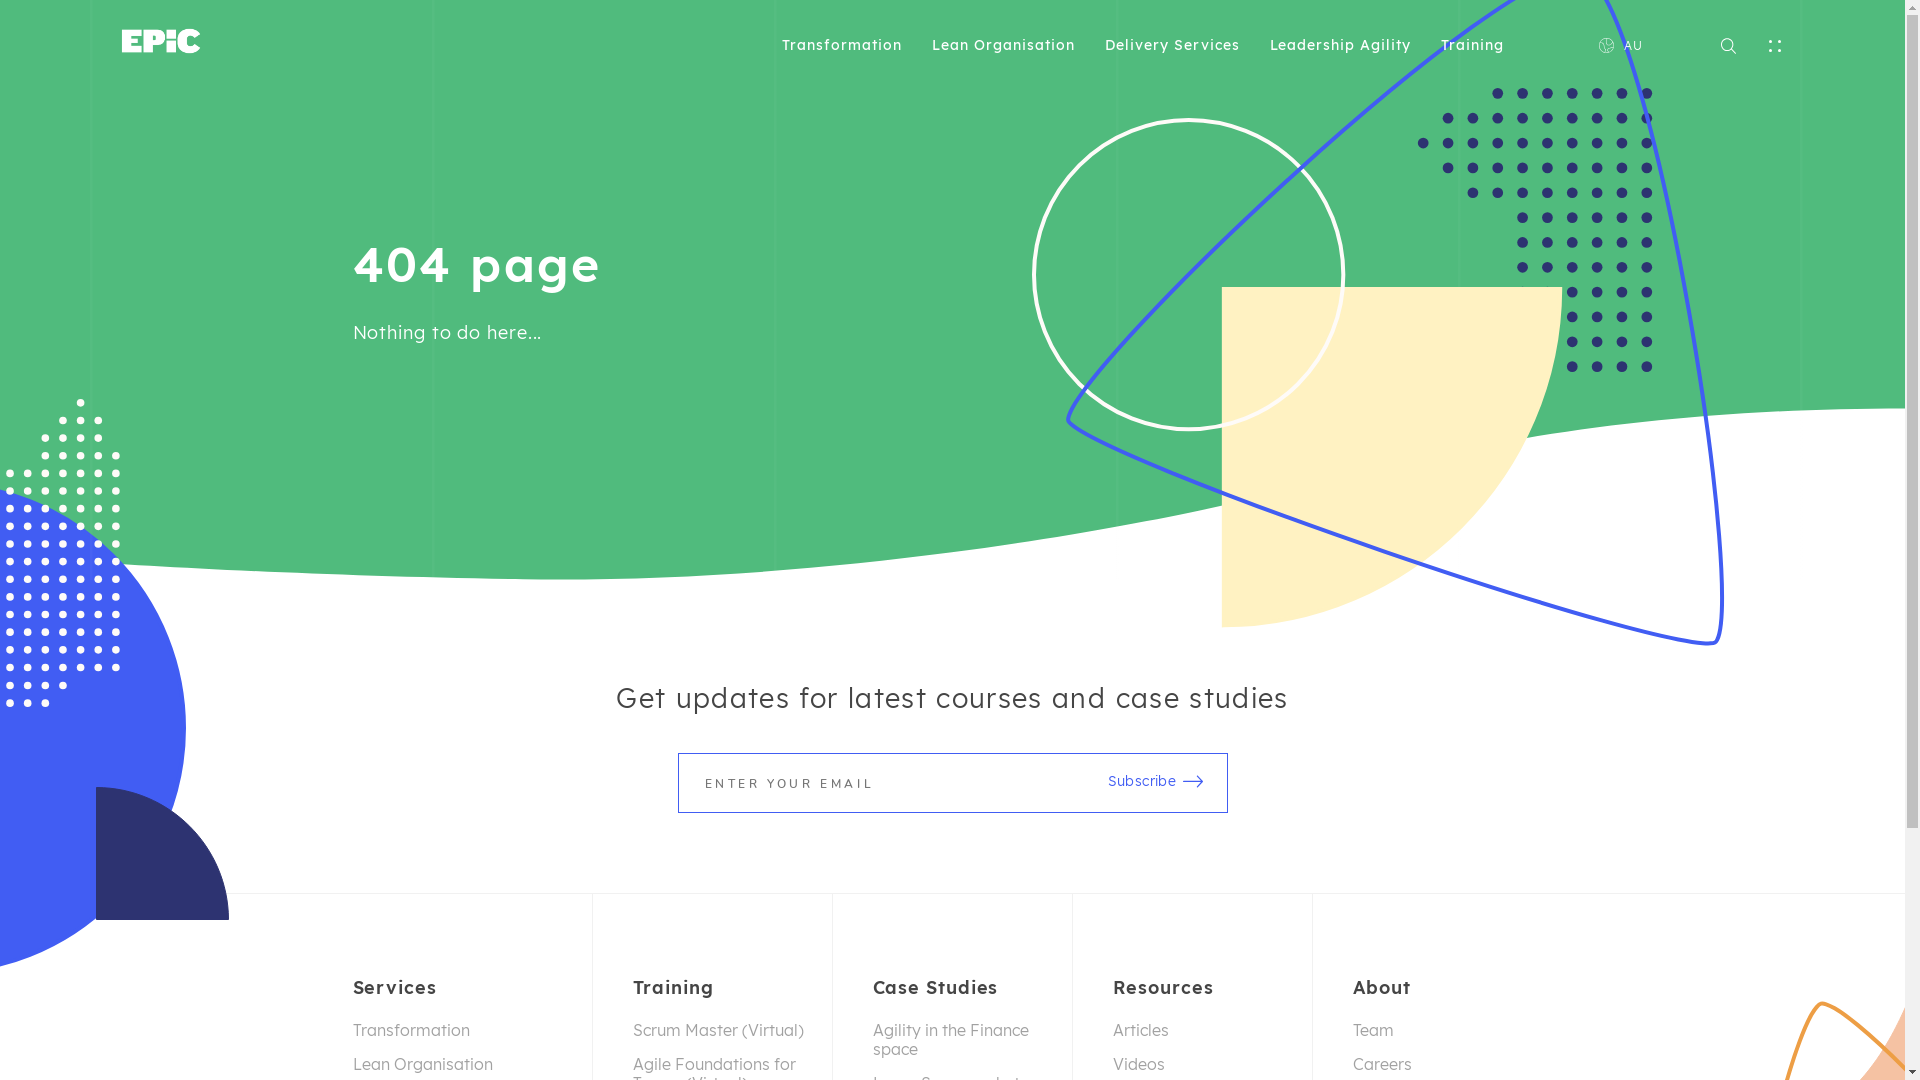 The image size is (1920, 1080). Describe the element at coordinates (1340, 45) in the screenshot. I see `'Leadership Agility'` at that location.